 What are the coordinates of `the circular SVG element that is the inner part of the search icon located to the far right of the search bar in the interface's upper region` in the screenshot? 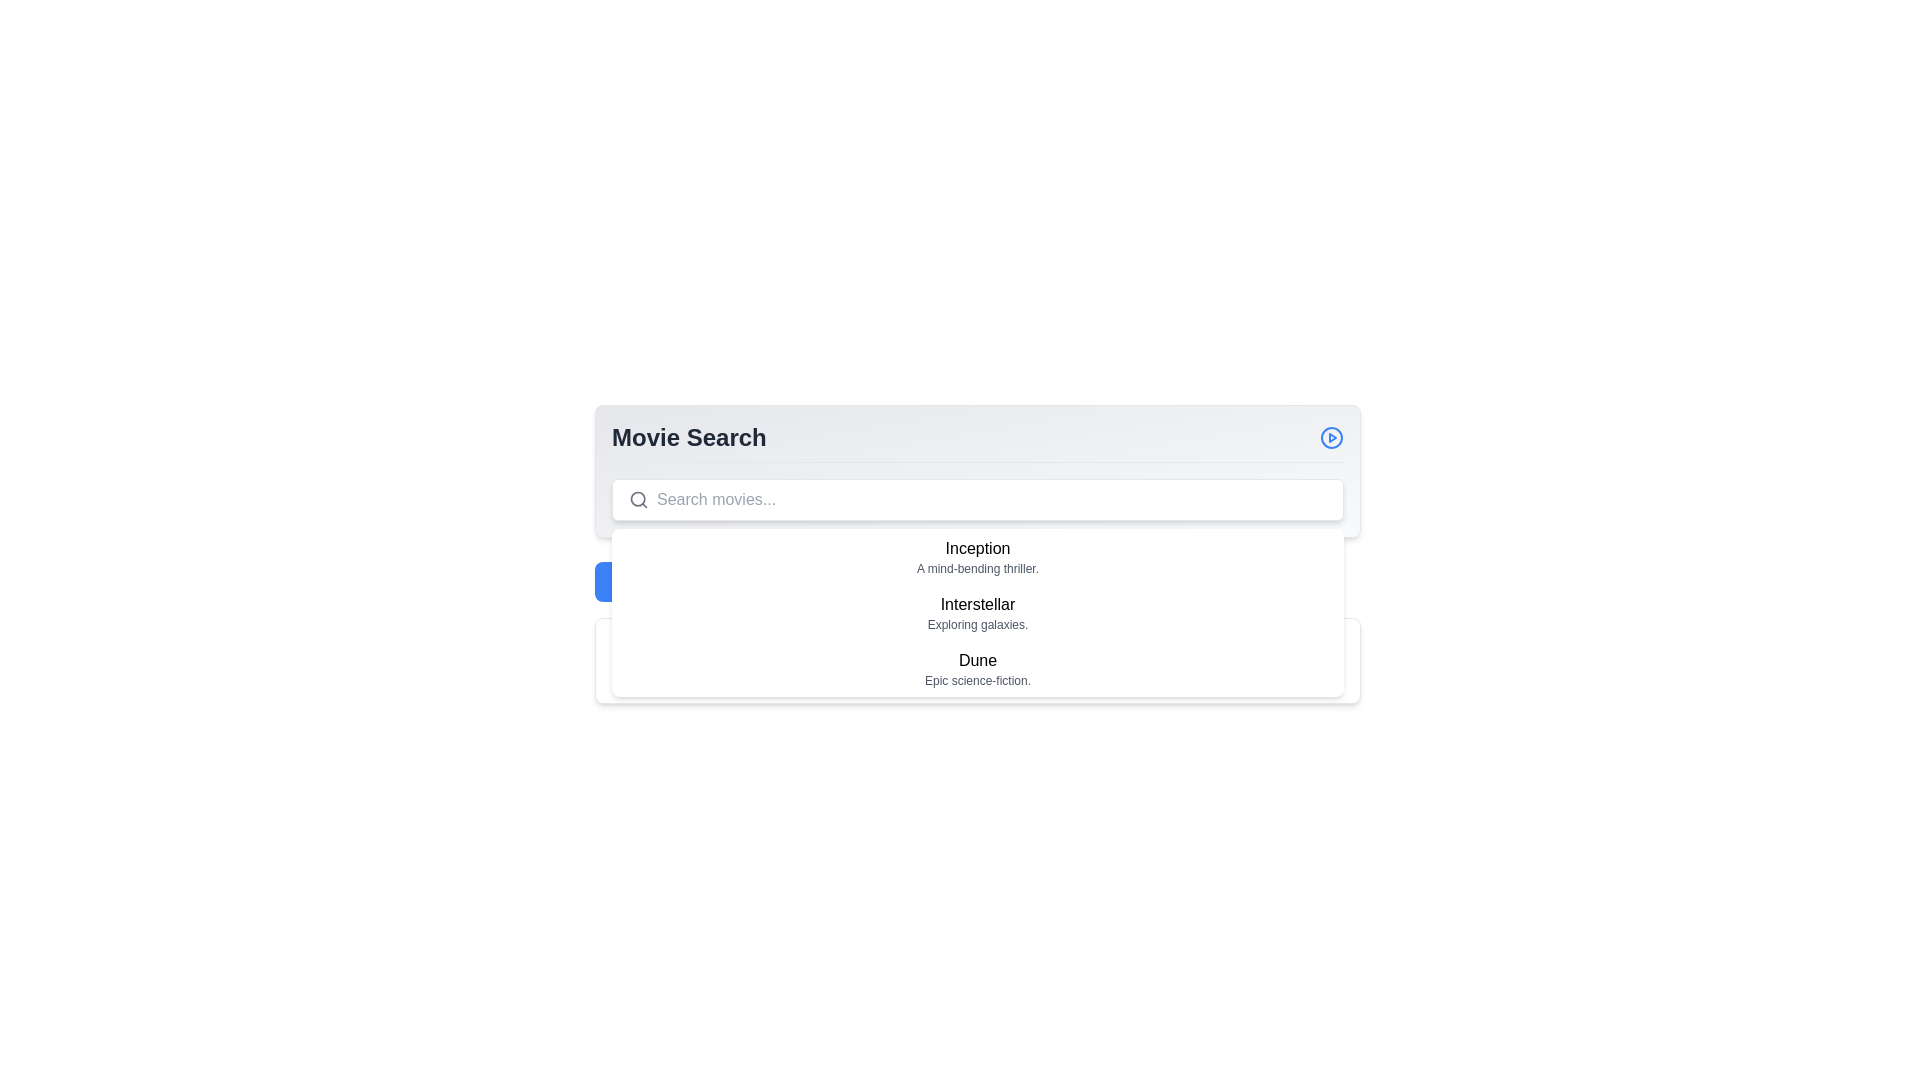 It's located at (637, 498).